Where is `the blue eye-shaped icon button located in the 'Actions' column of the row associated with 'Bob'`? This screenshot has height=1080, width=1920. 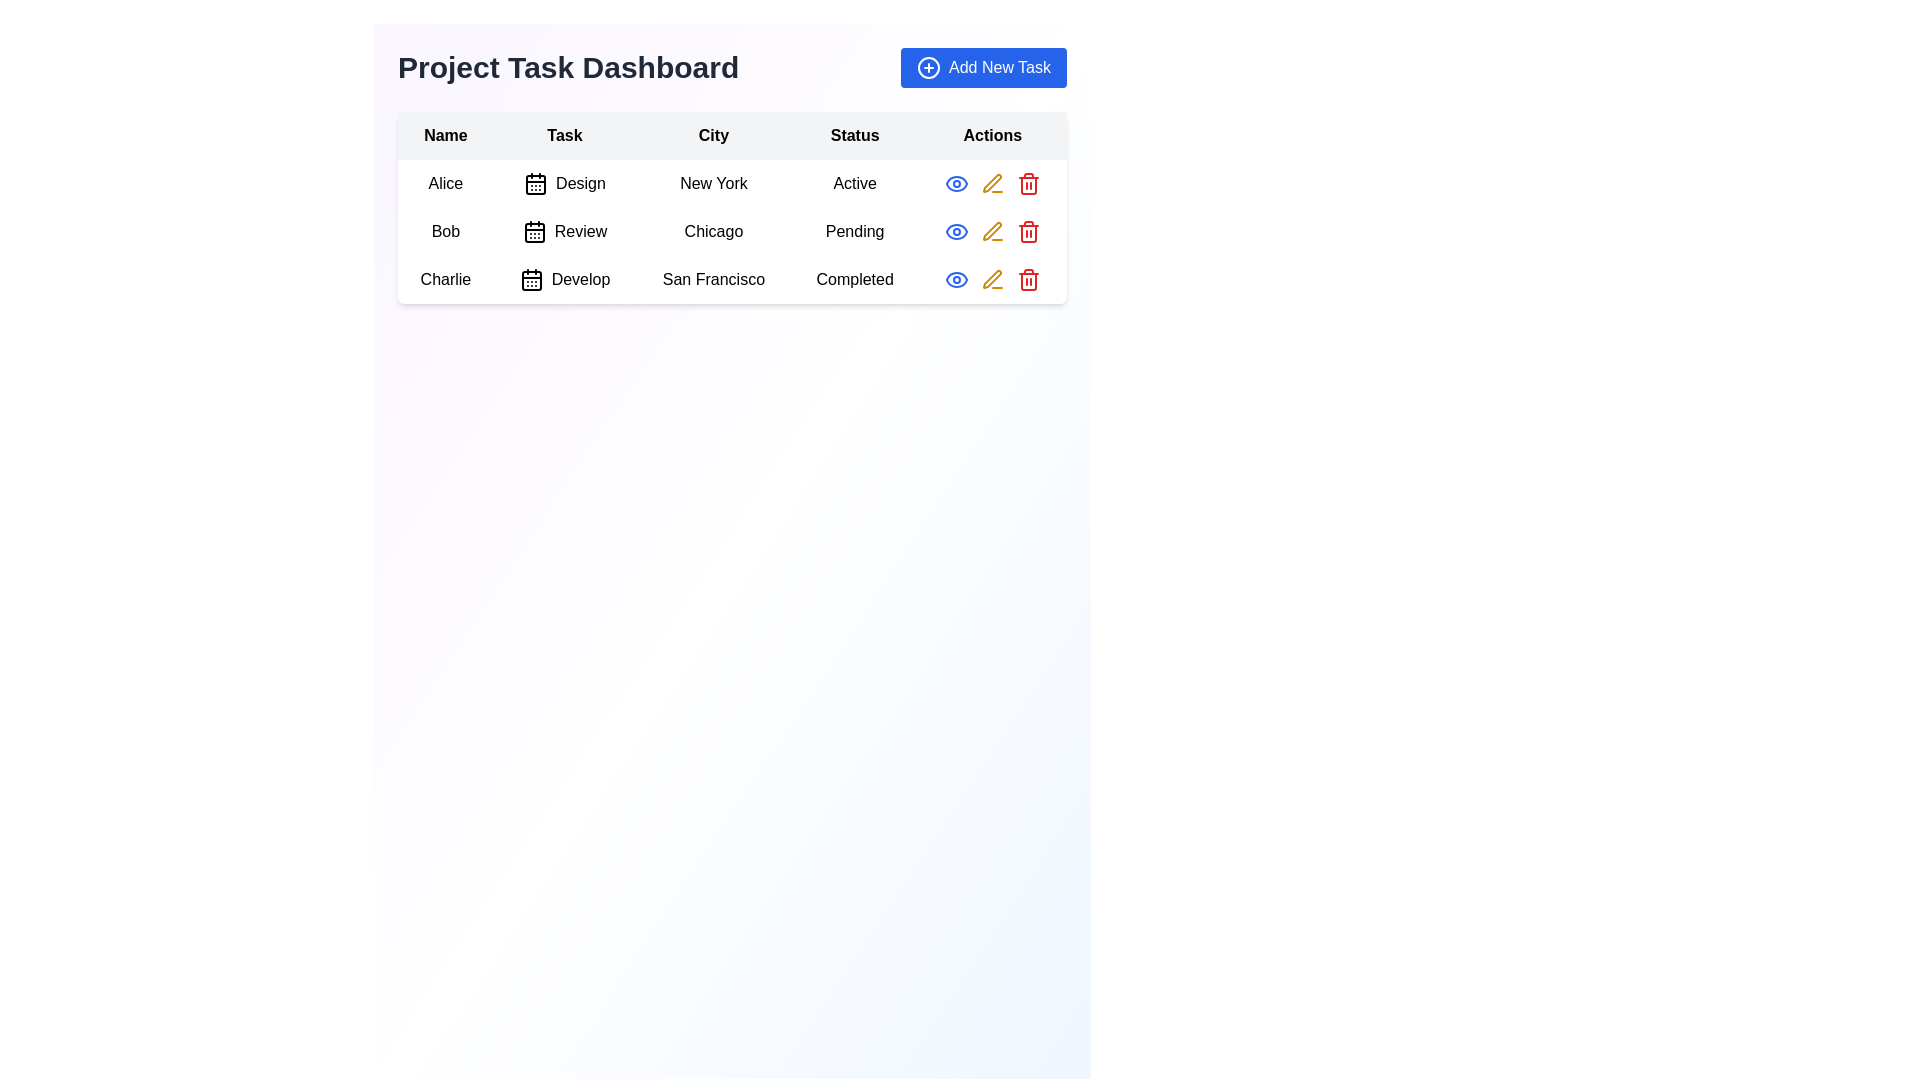
the blue eye-shaped icon button located in the 'Actions' column of the row associated with 'Bob' is located at coordinates (955, 230).